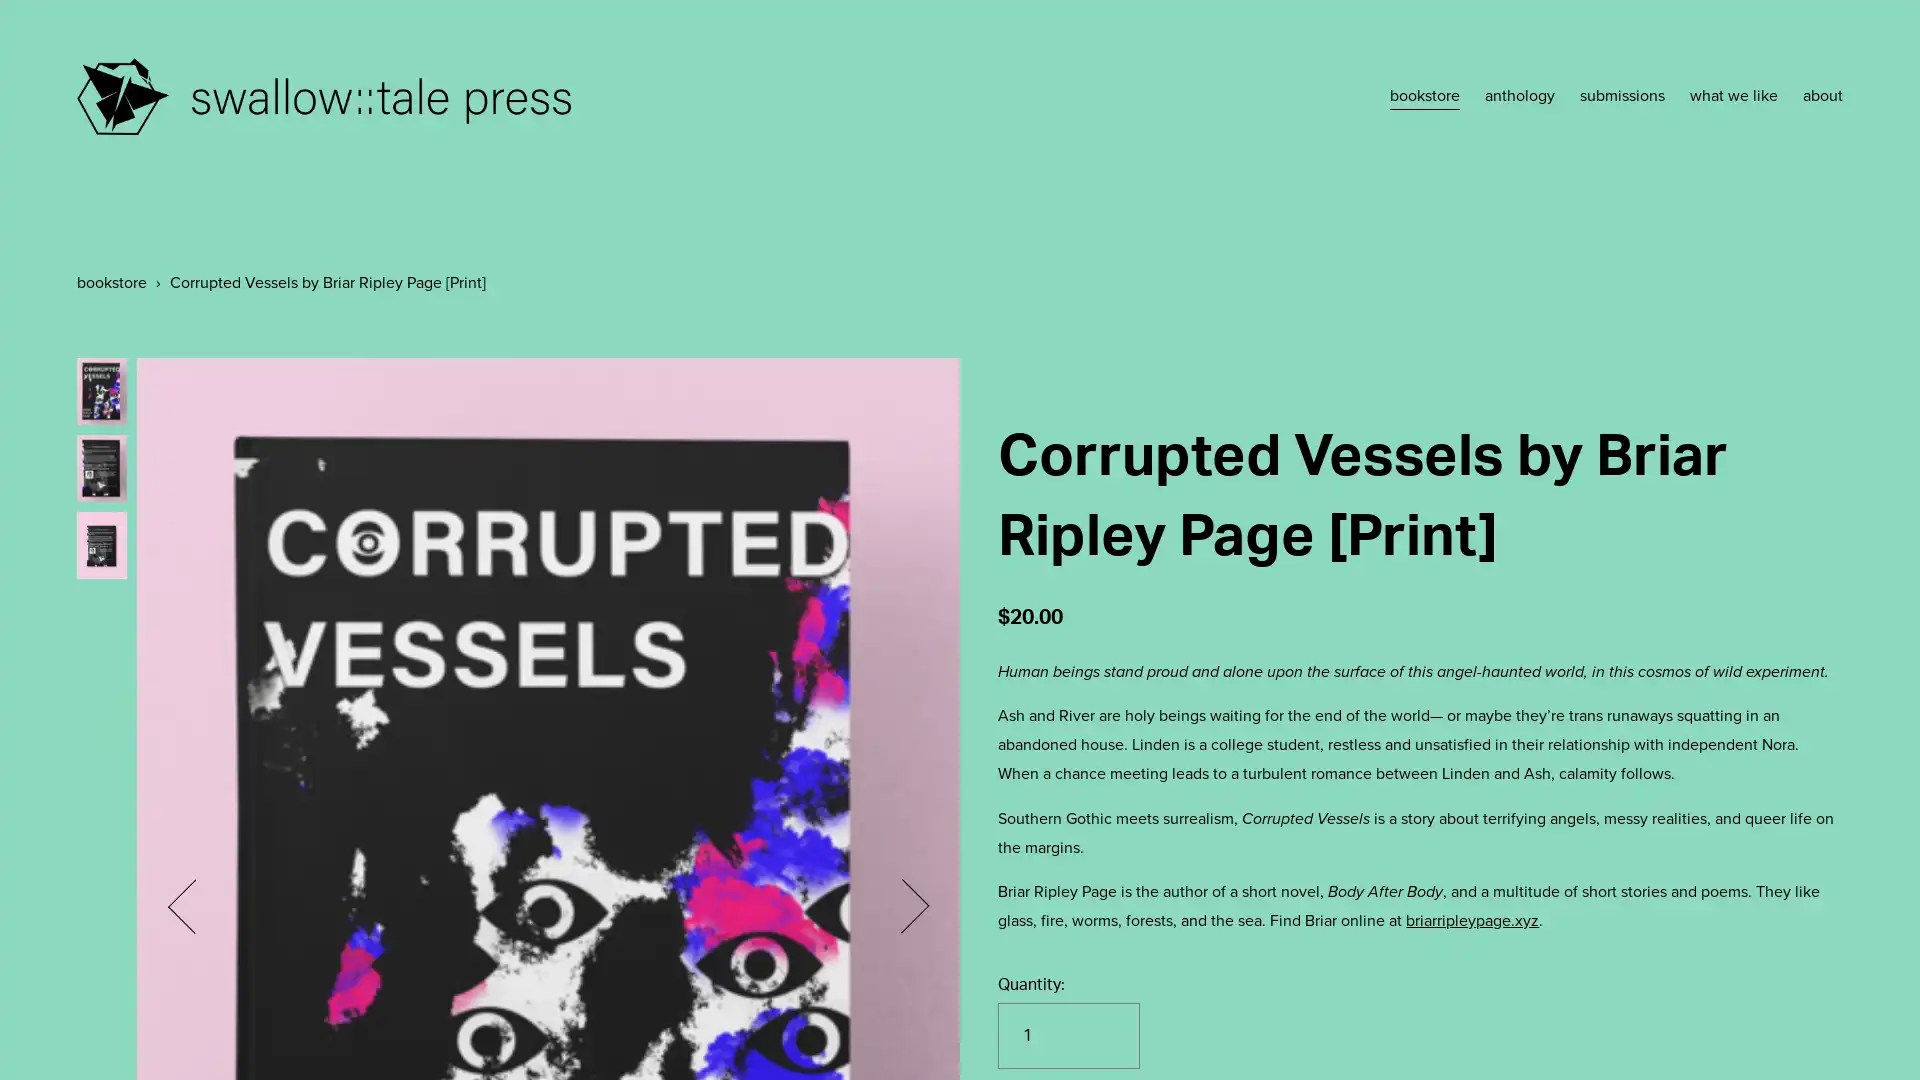 This screenshot has height=1080, width=1920. I want to click on Image 1 of 3, so click(99, 390).